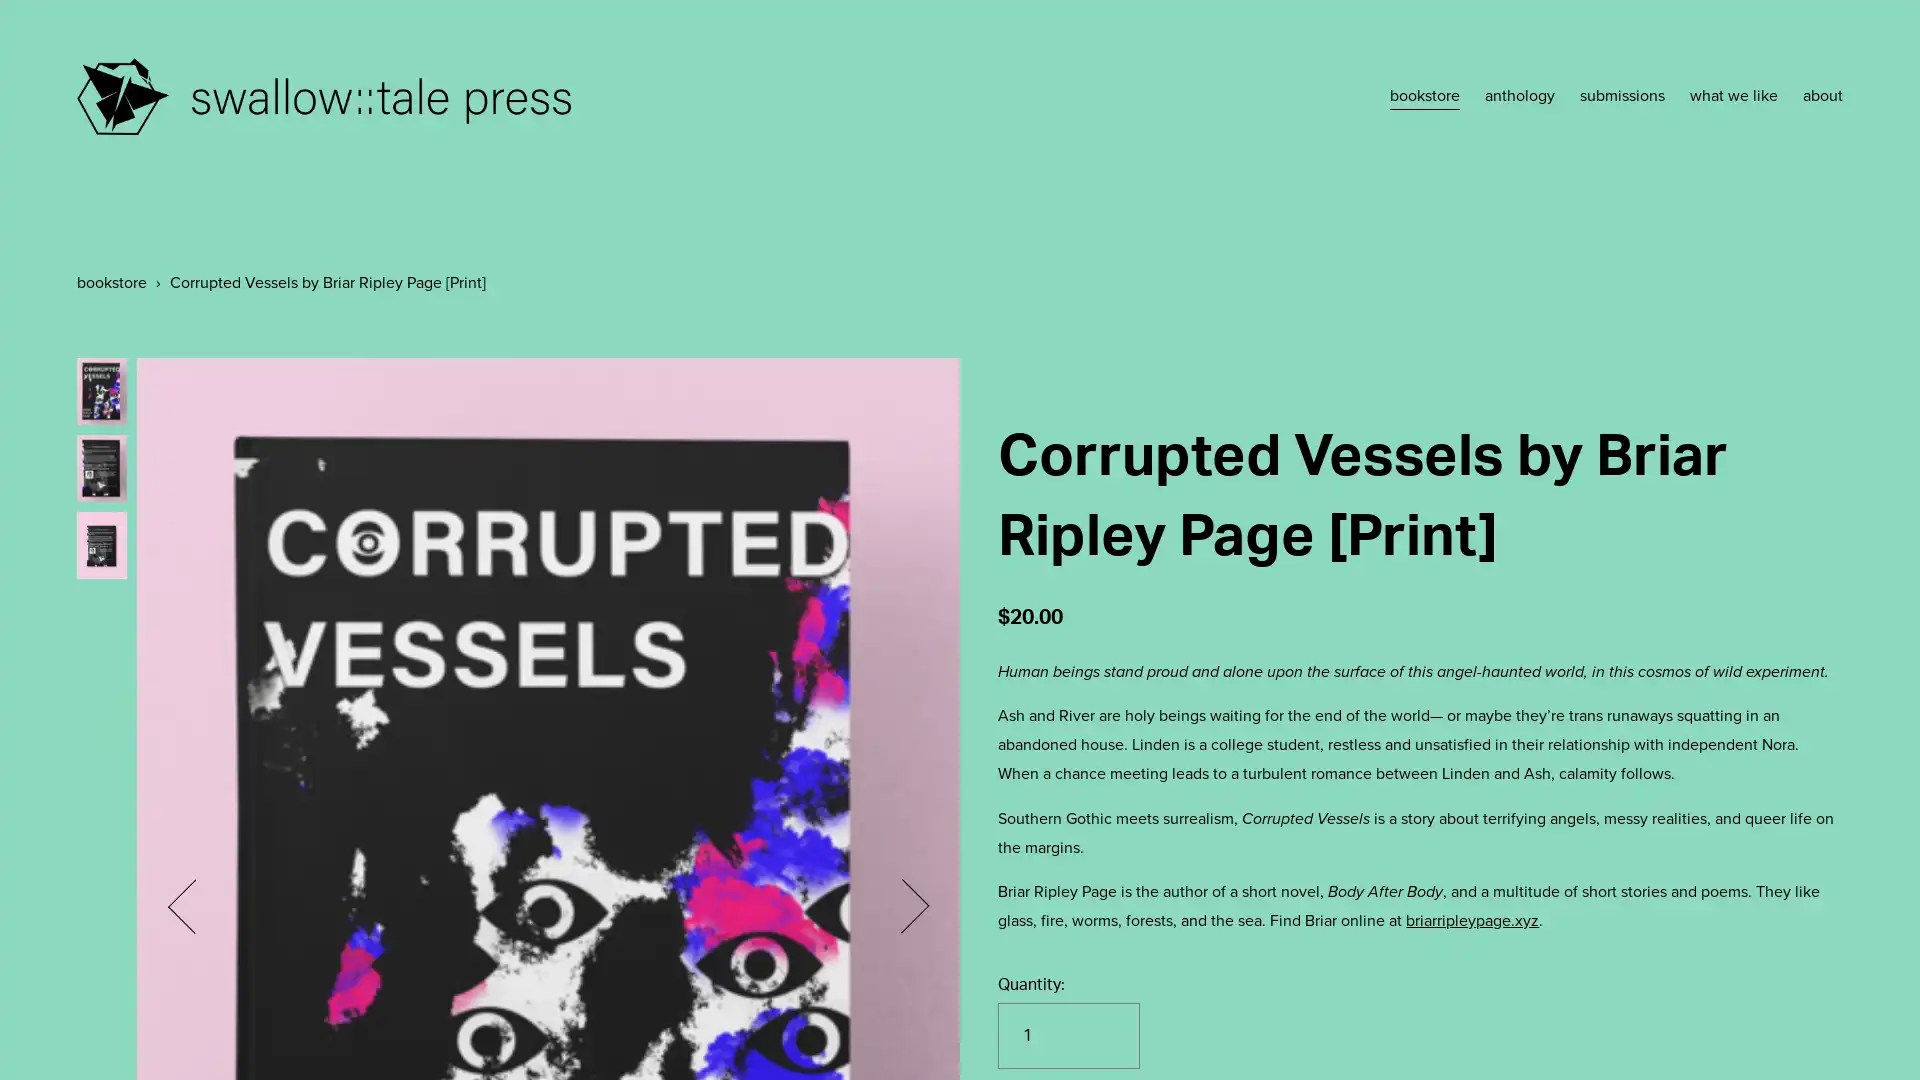 This screenshot has height=1080, width=1920. I want to click on Image 1 of 3, so click(99, 390).